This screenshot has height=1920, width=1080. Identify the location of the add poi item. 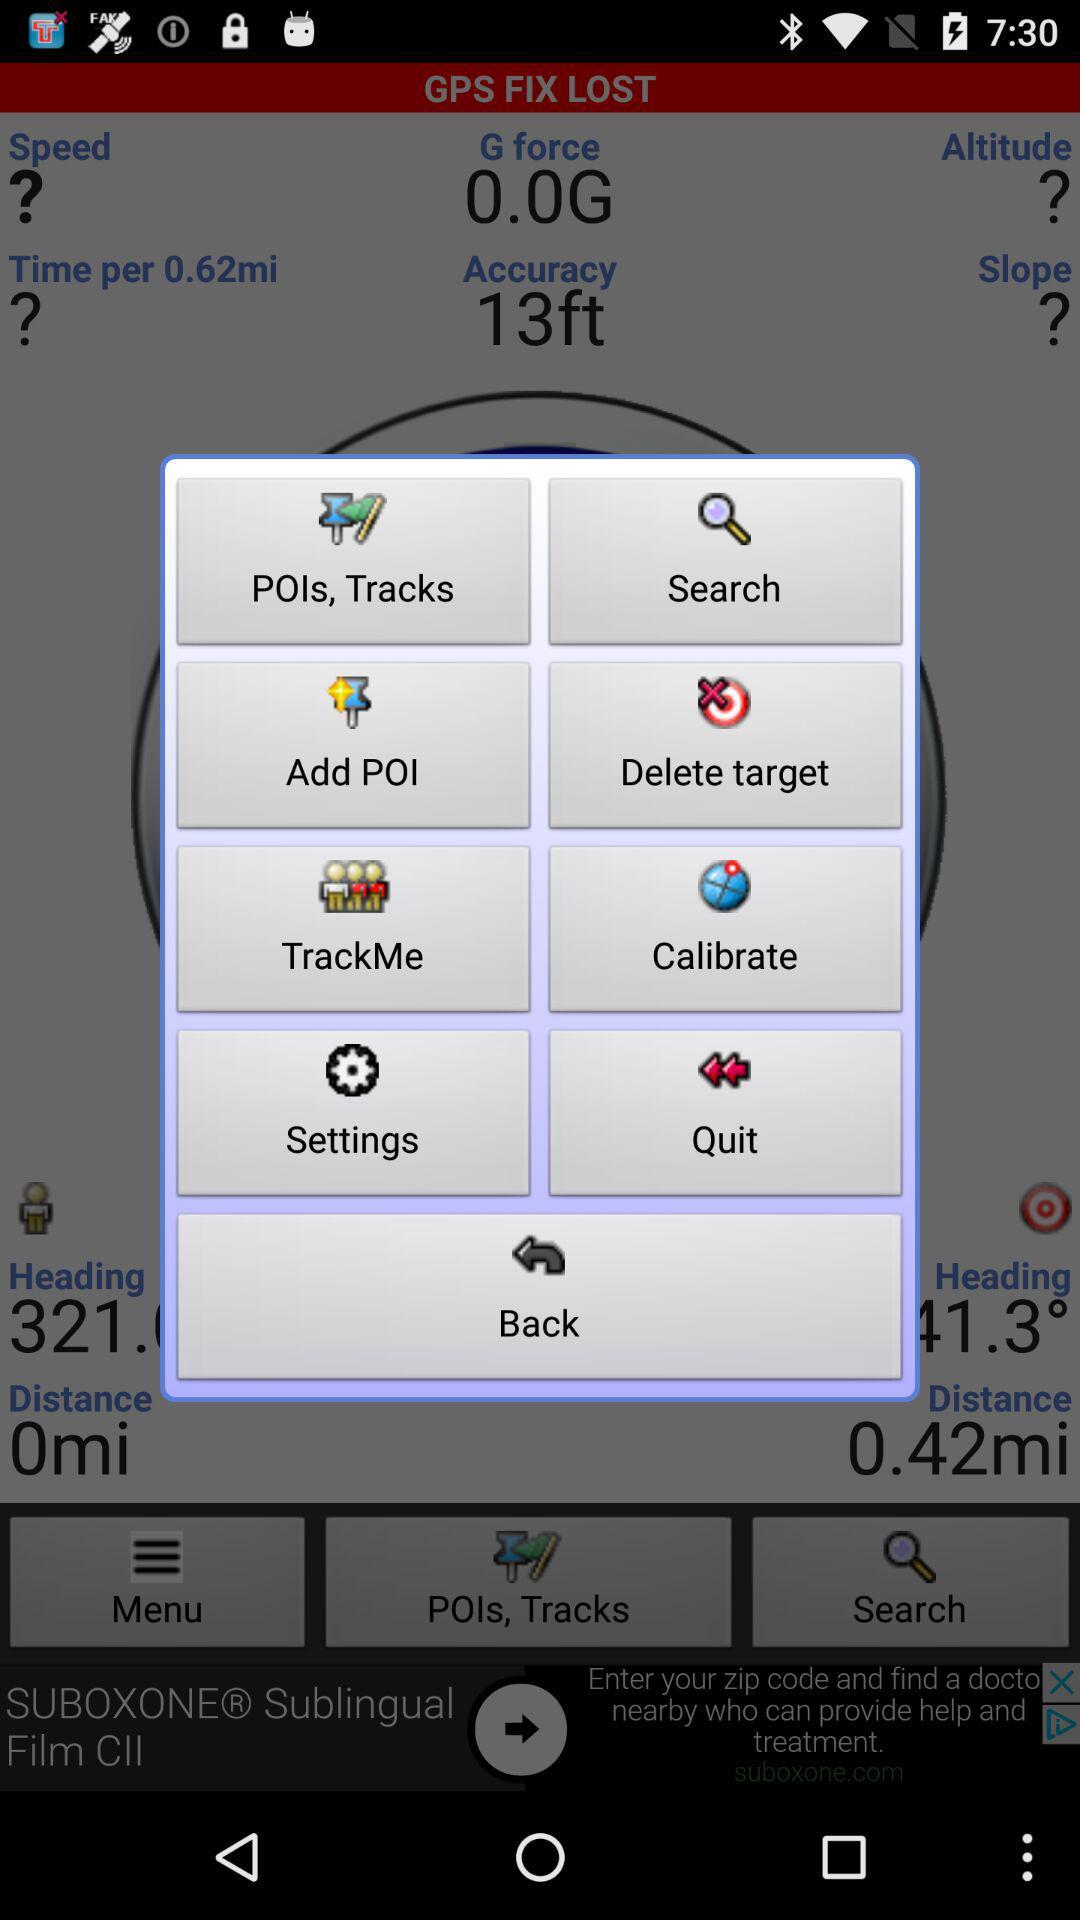
(353, 750).